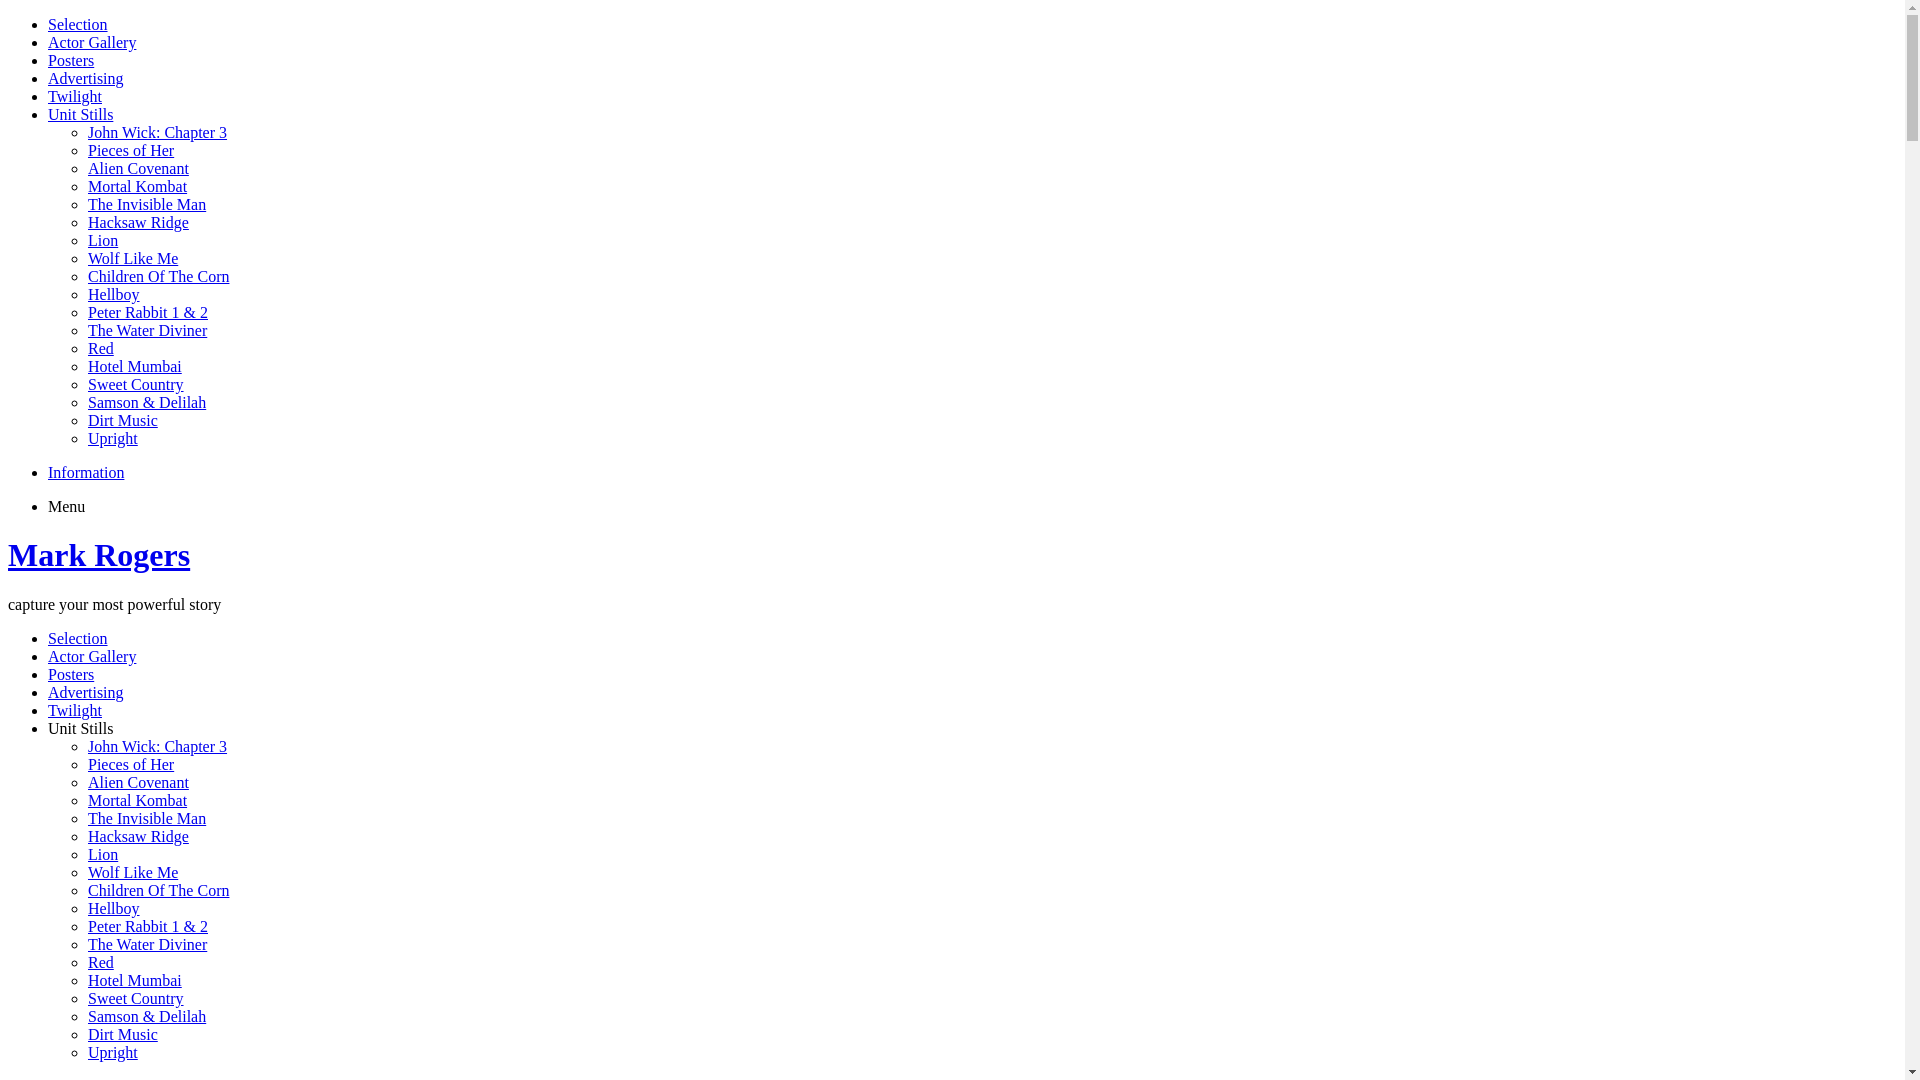  What do you see at coordinates (129, 149) in the screenshot?
I see `'Pieces of Her'` at bounding box center [129, 149].